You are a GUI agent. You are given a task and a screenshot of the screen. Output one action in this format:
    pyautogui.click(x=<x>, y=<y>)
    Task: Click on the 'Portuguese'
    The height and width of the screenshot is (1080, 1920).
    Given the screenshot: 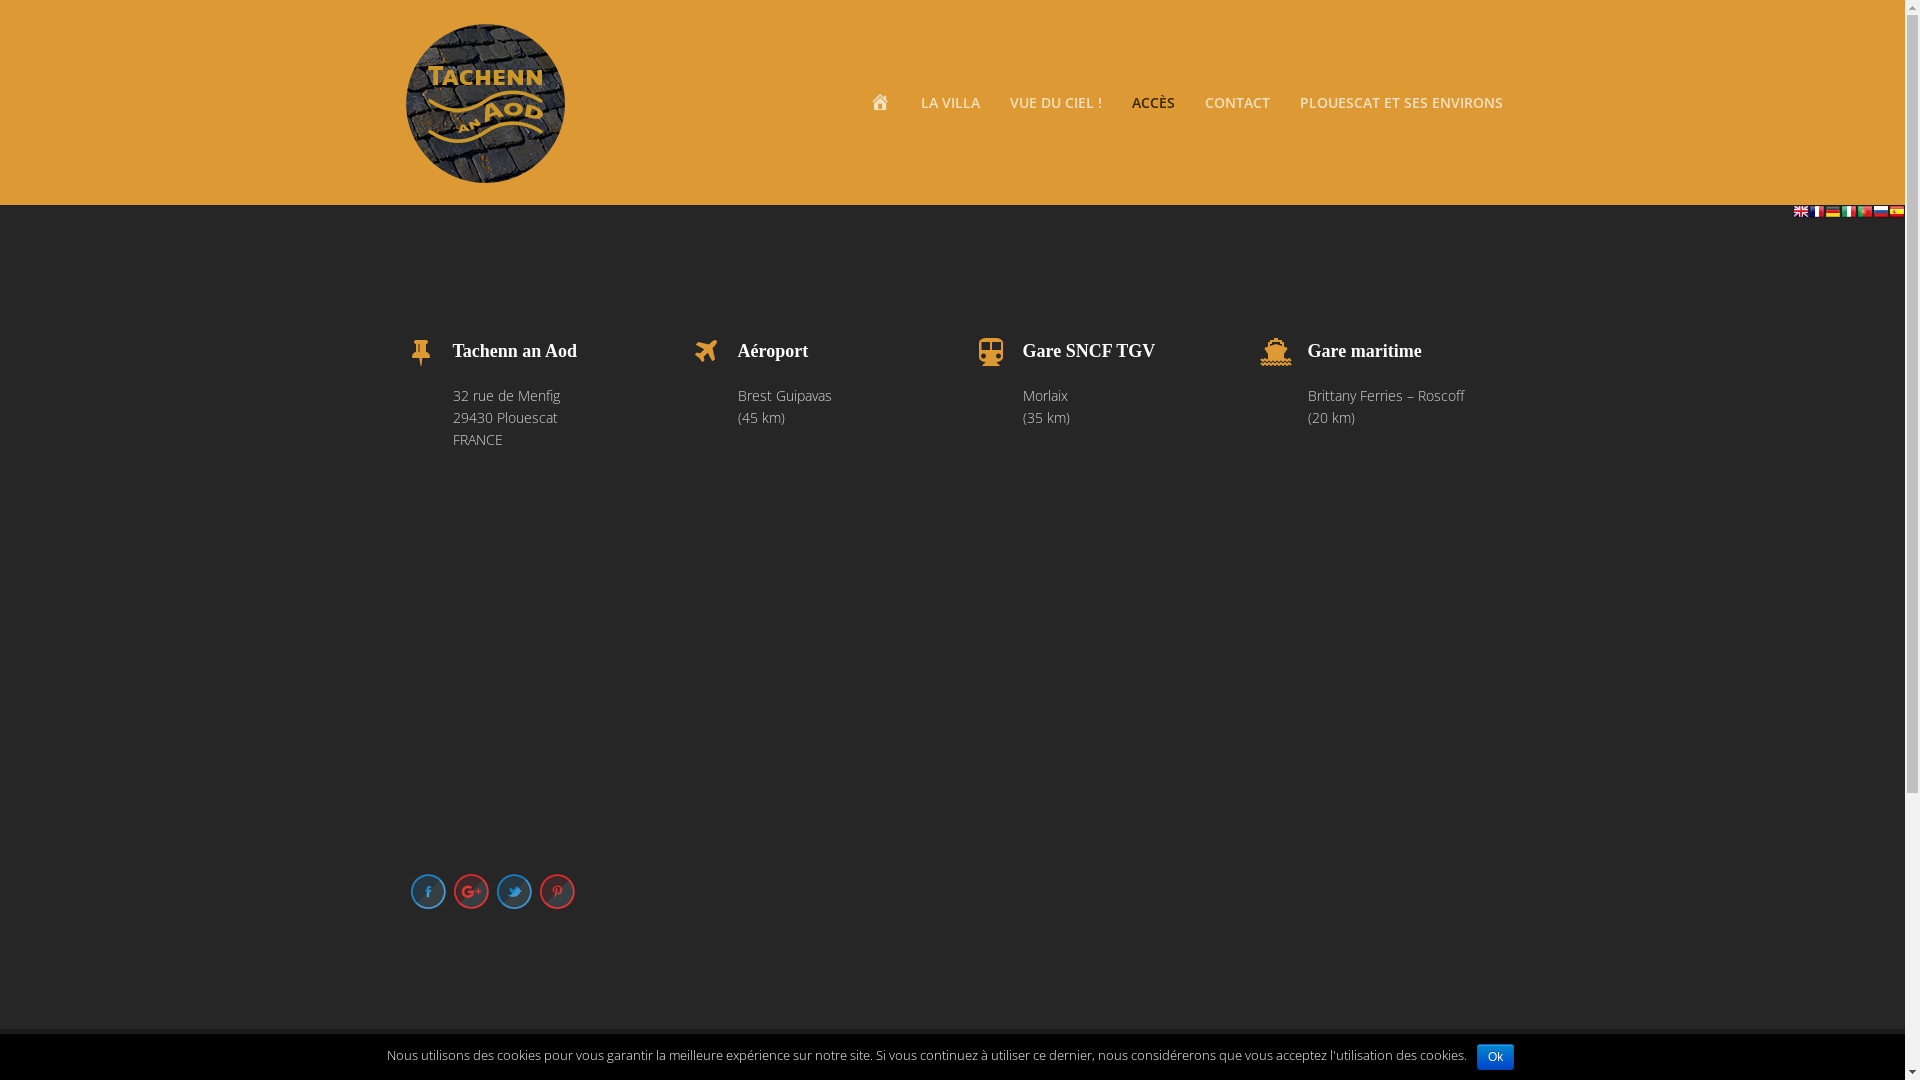 What is the action you would take?
    pyautogui.click(x=1864, y=216)
    